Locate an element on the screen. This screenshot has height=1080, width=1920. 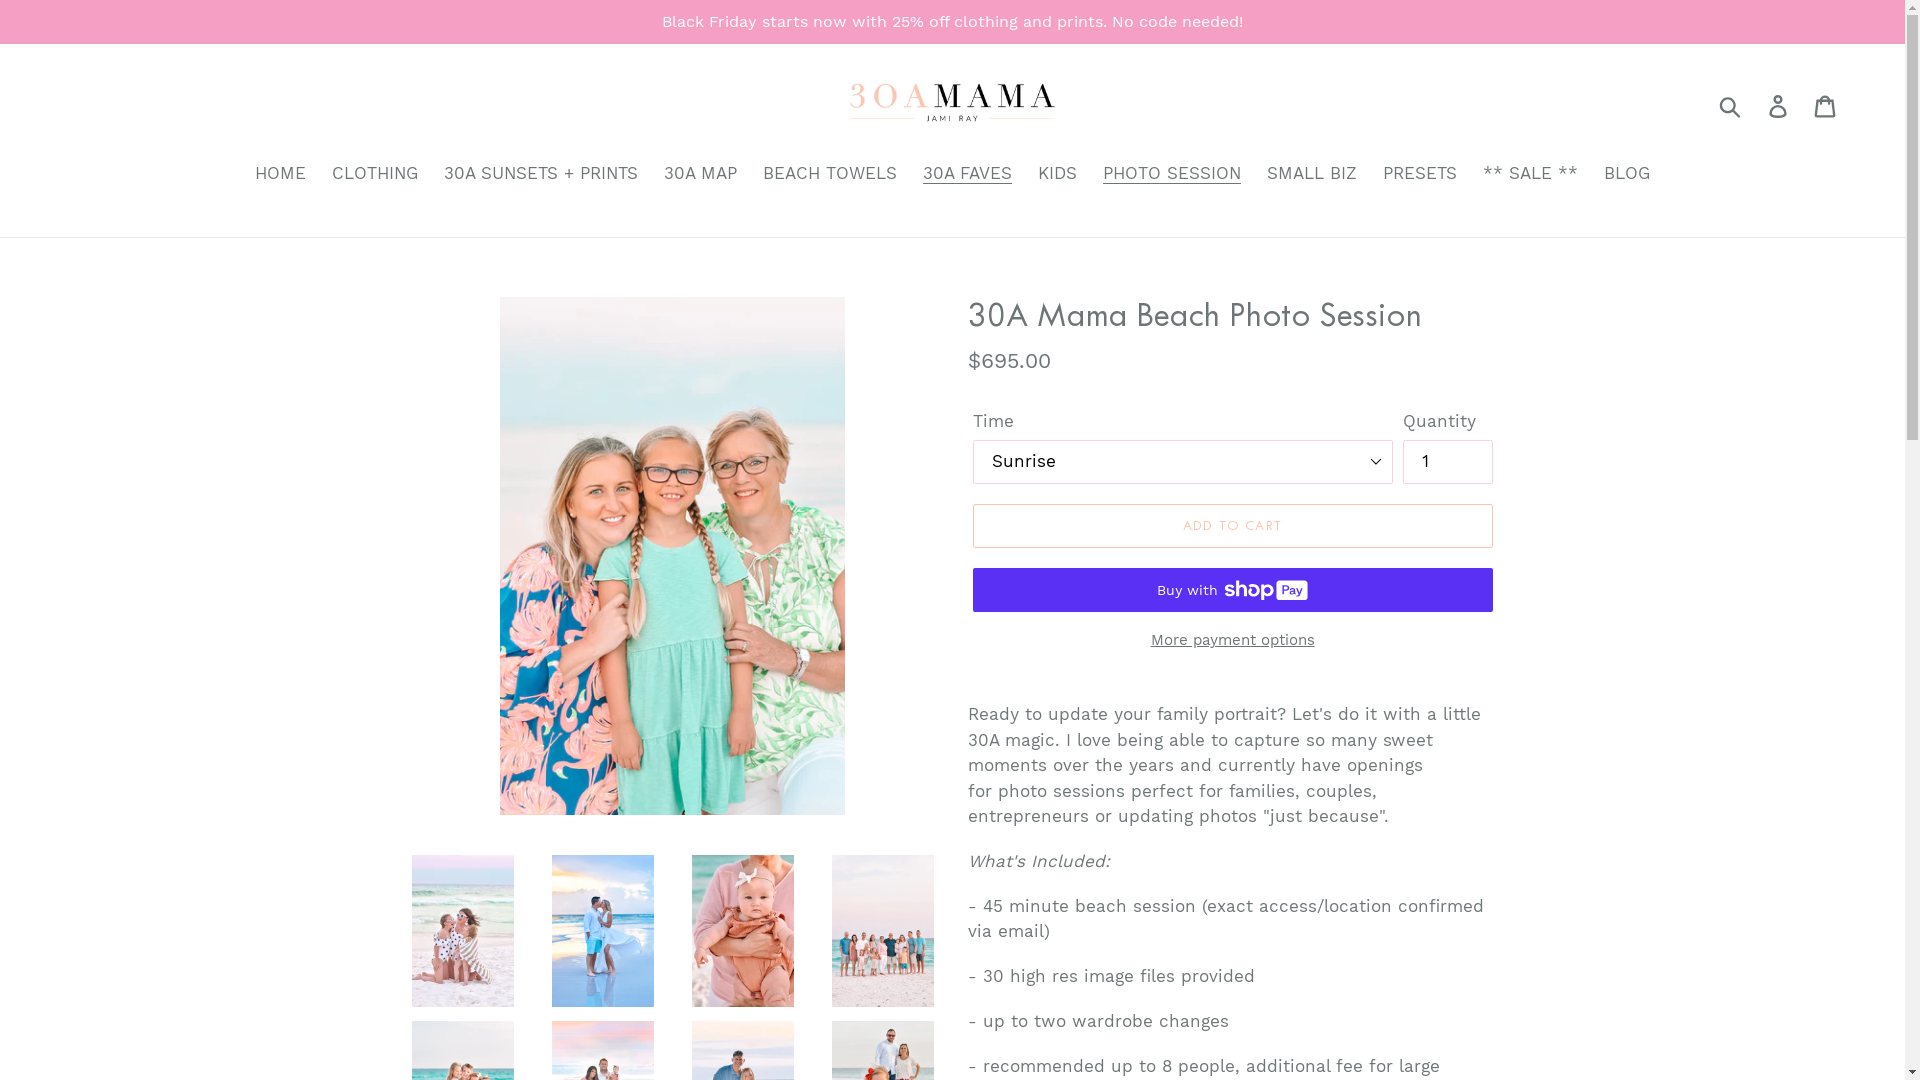
'30A FAVES' is located at coordinates (967, 174).